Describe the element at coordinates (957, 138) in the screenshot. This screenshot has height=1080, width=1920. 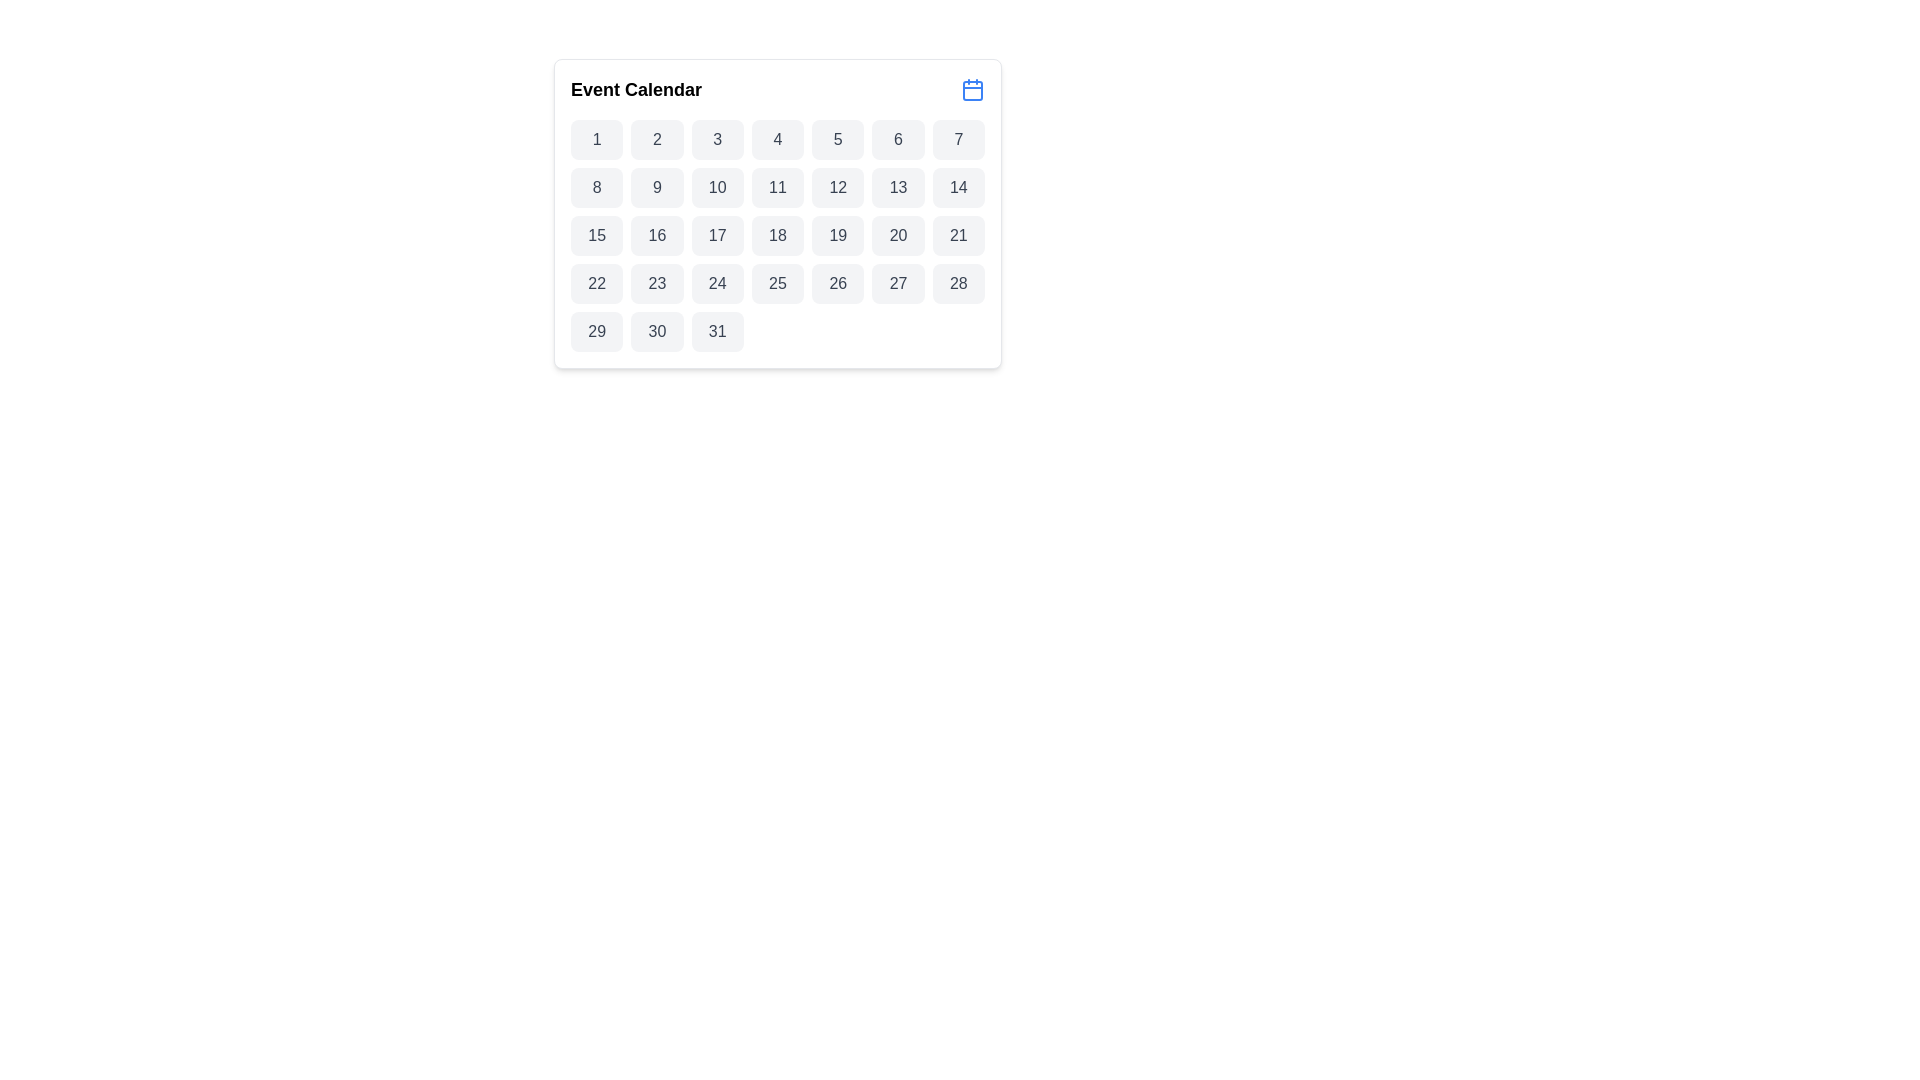
I see `the button representing the seventh day in the calendar interface` at that location.